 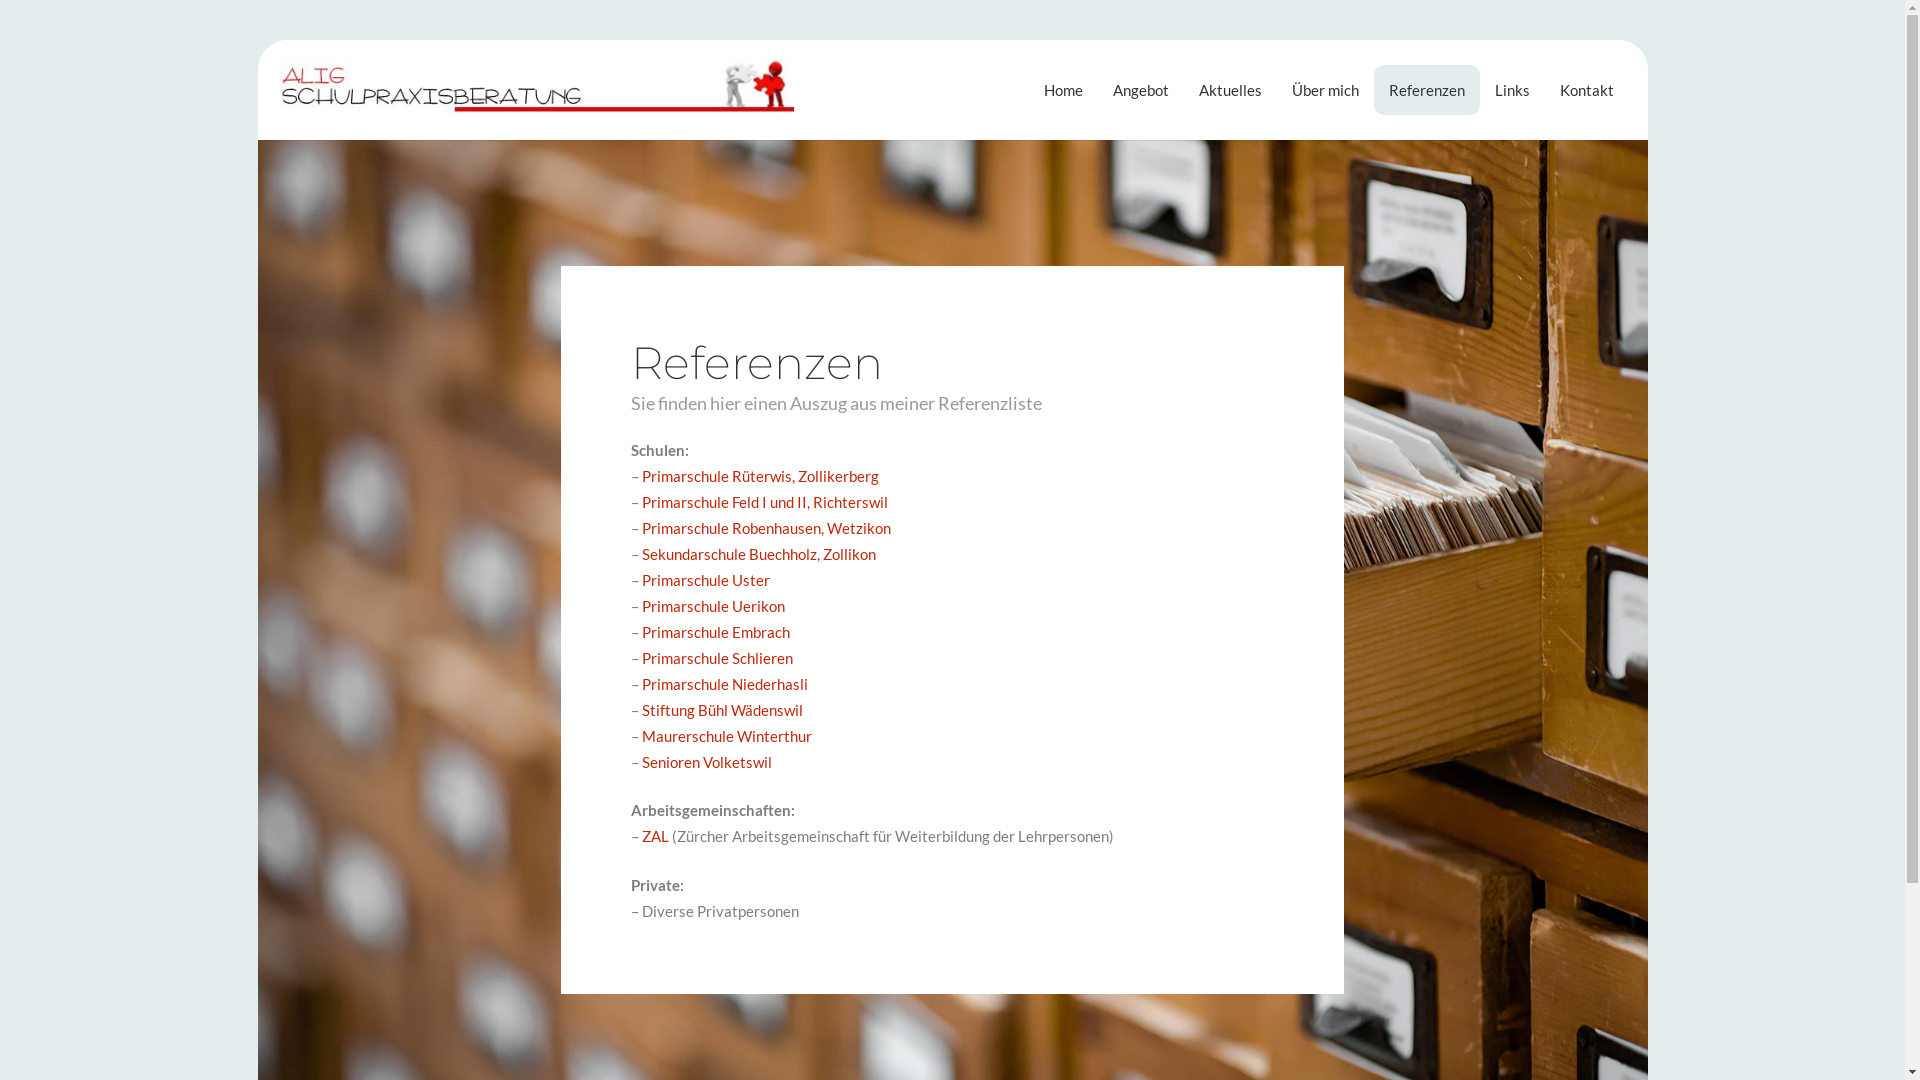 What do you see at coordinates (715, 632) in the screenshot?
I see `'Primarschule Embrach'` at bounding box center [715, 632].